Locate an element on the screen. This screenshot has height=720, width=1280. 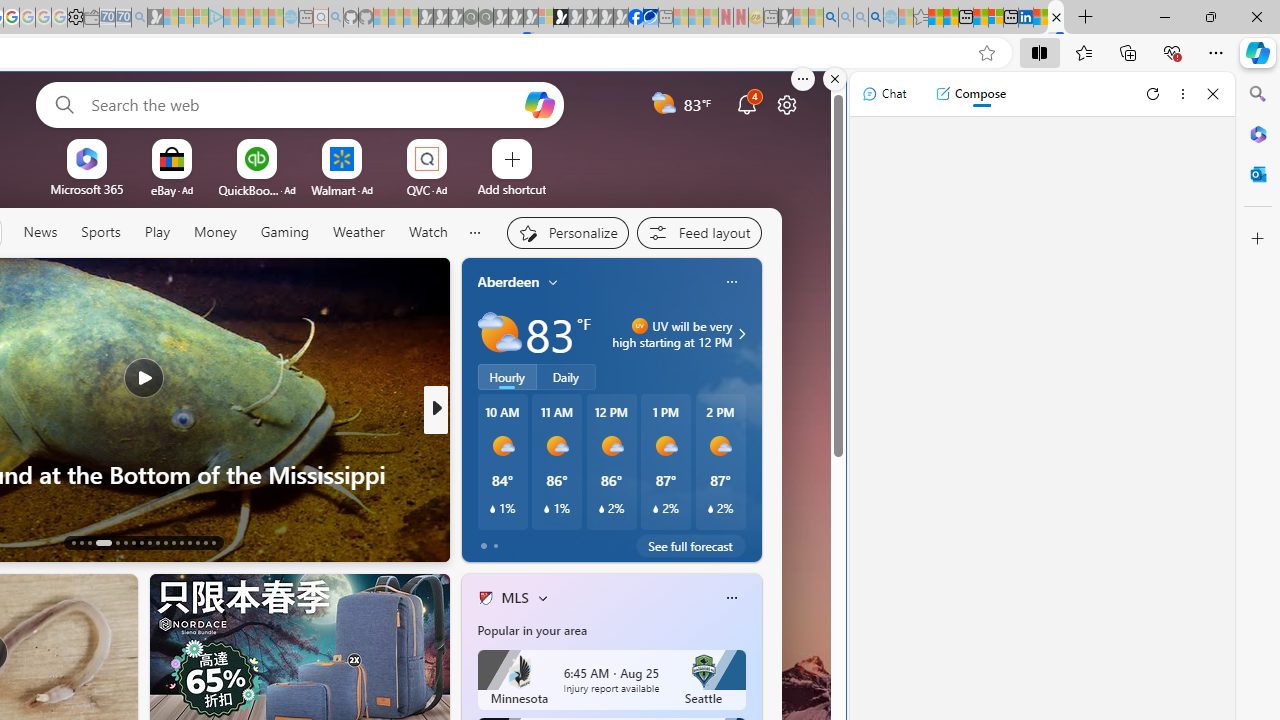
'Class: weather-current-precipitation-glyph' is located at coordinates (710, 507).